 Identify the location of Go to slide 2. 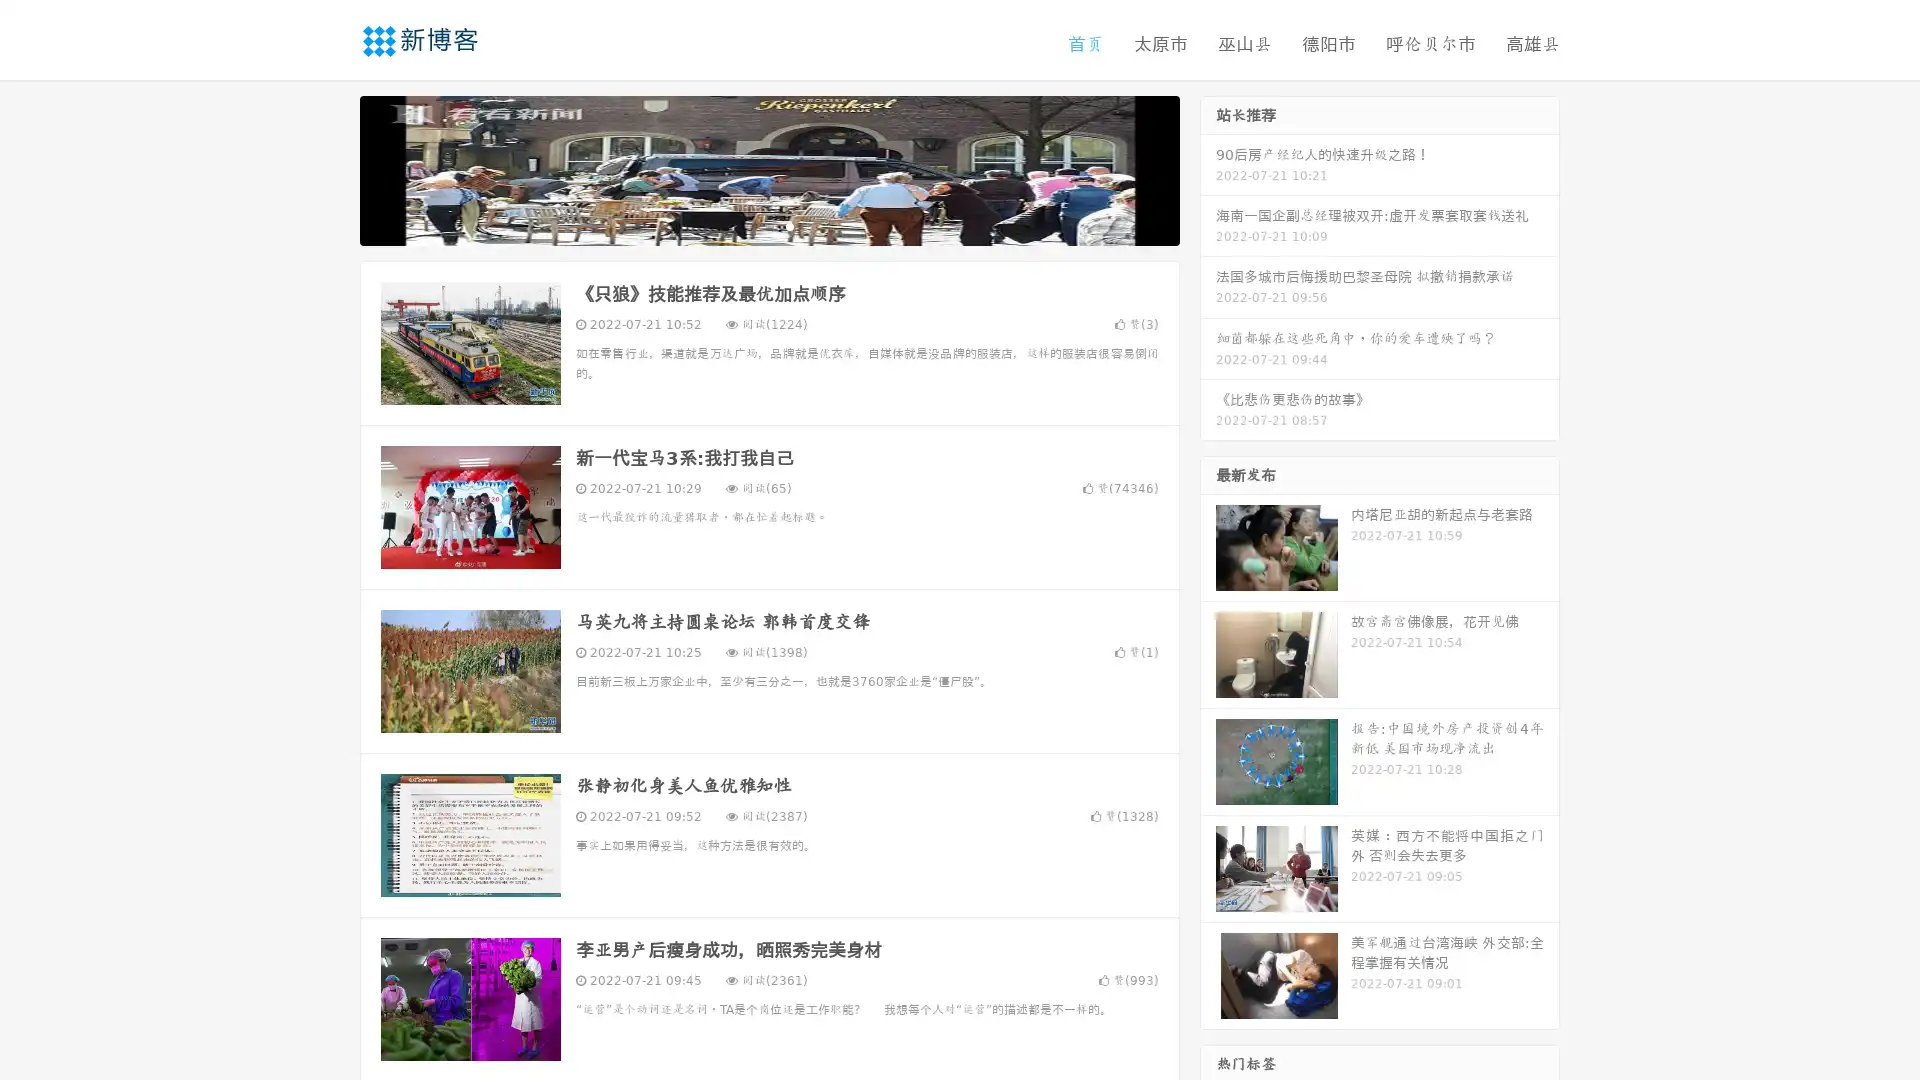
(768, 225).